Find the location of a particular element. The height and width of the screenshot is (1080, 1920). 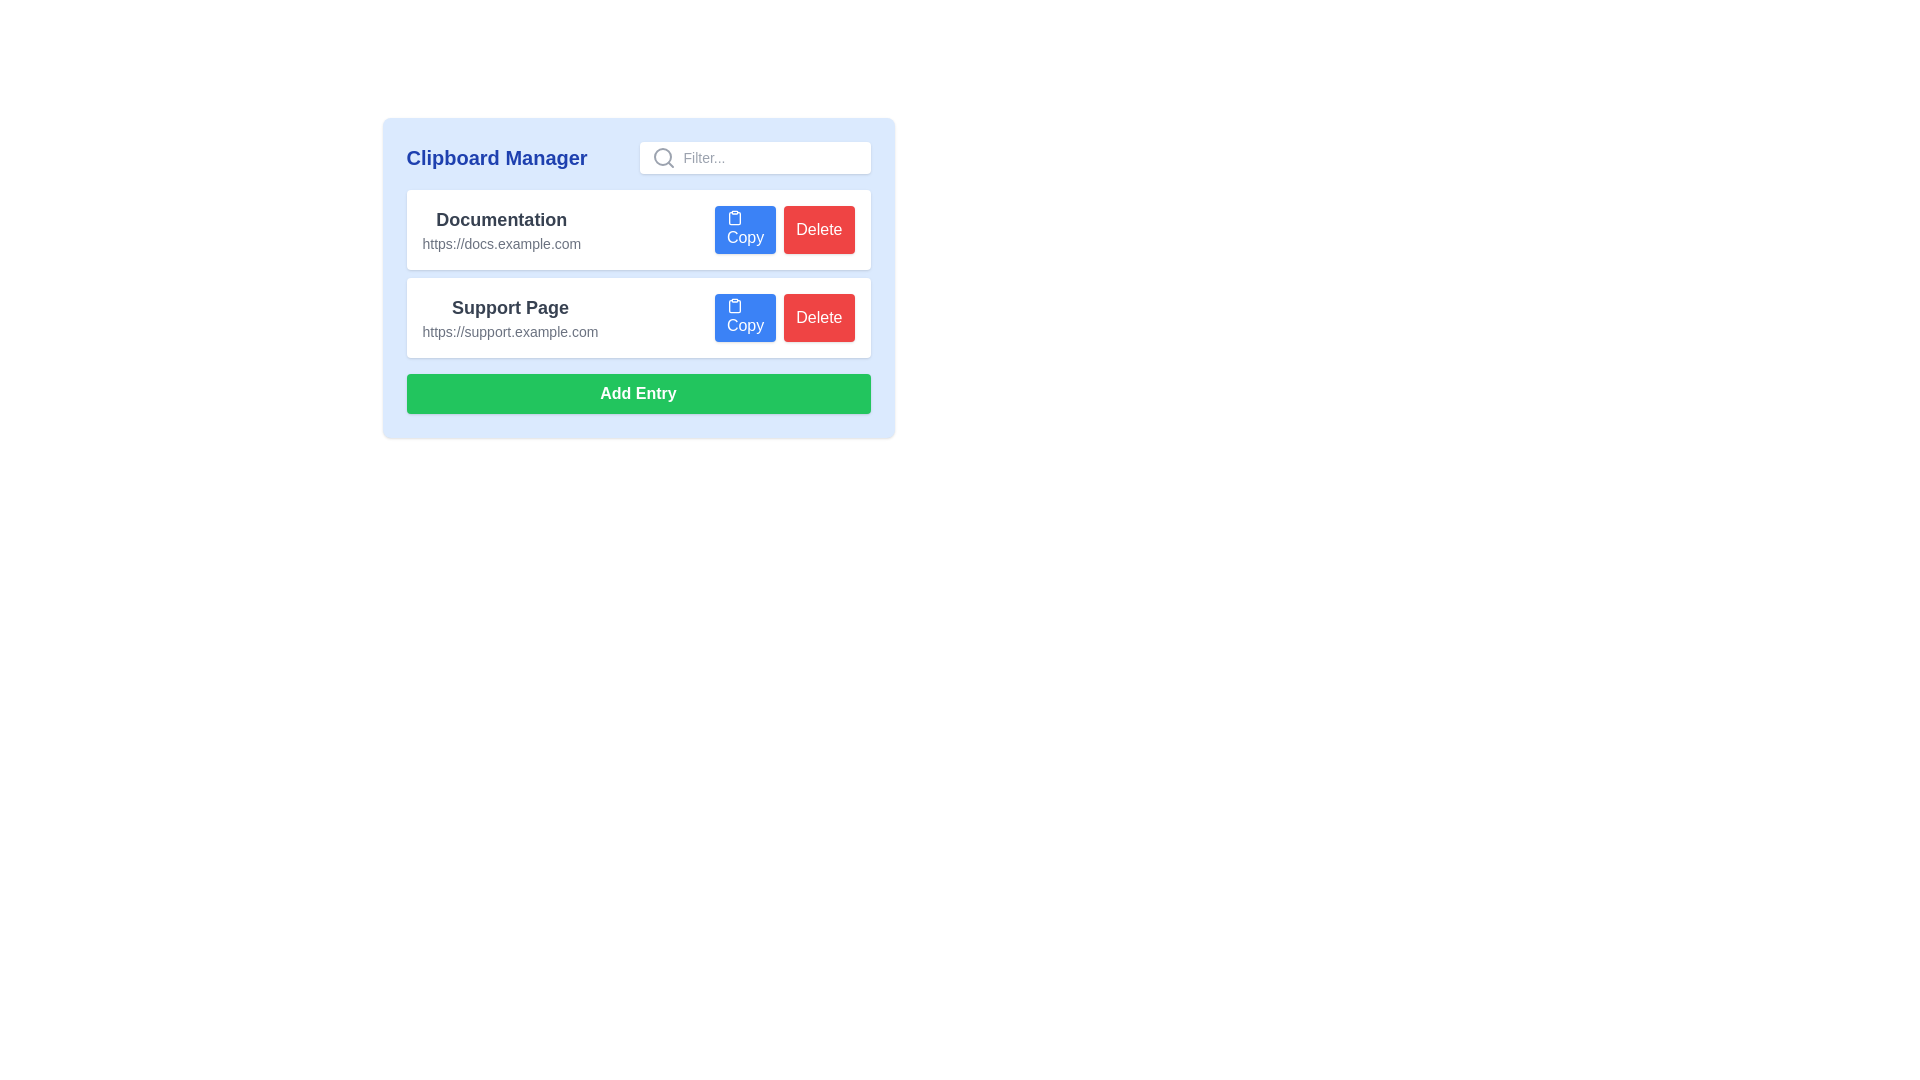

the 'Copy' button in the 'Support Page' list item entry is located at coordinates (637, 316).